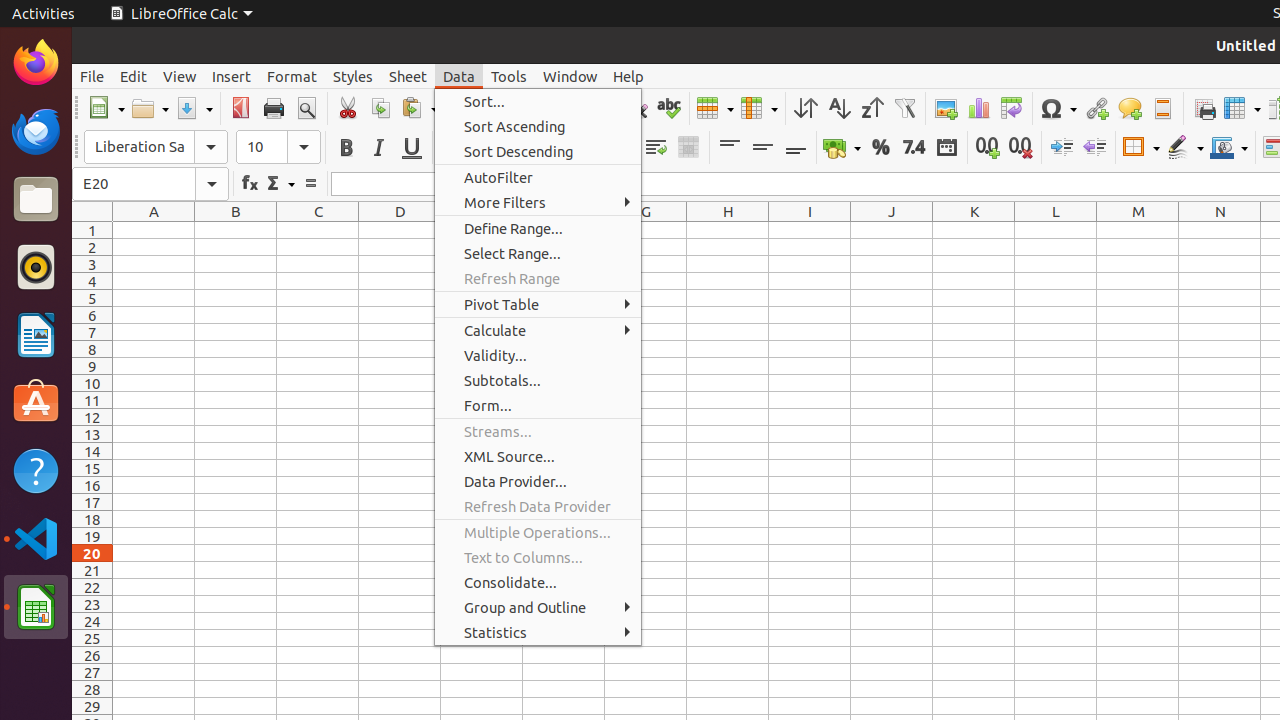 The width and height of the screenshot is (1280, 720). Describe the element at coordinates (1129, 108) in the screenshot. I see `'Comment'` at that location.